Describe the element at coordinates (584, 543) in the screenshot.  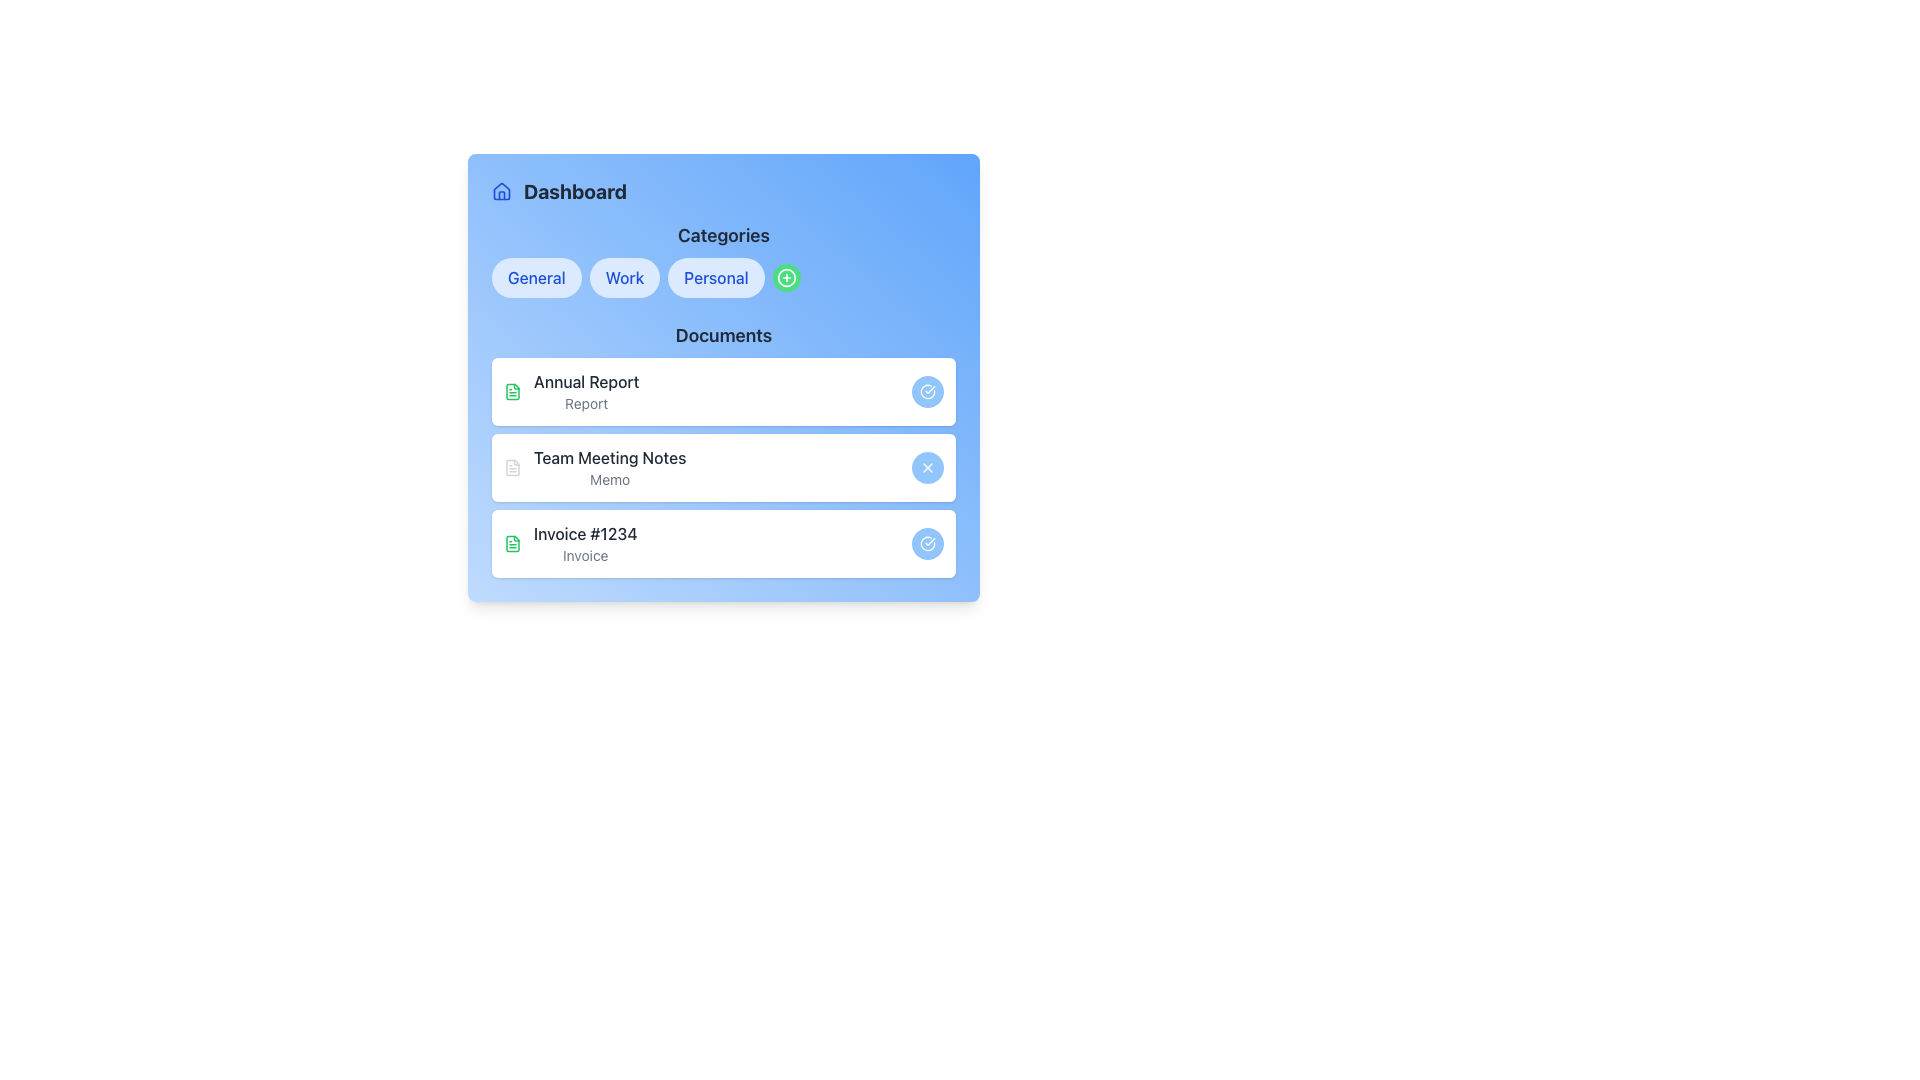
I see `text label indicating the title 'Invoice #1234' and category 'Invoice' in the third document entry of the 'Documents' section` at that location.